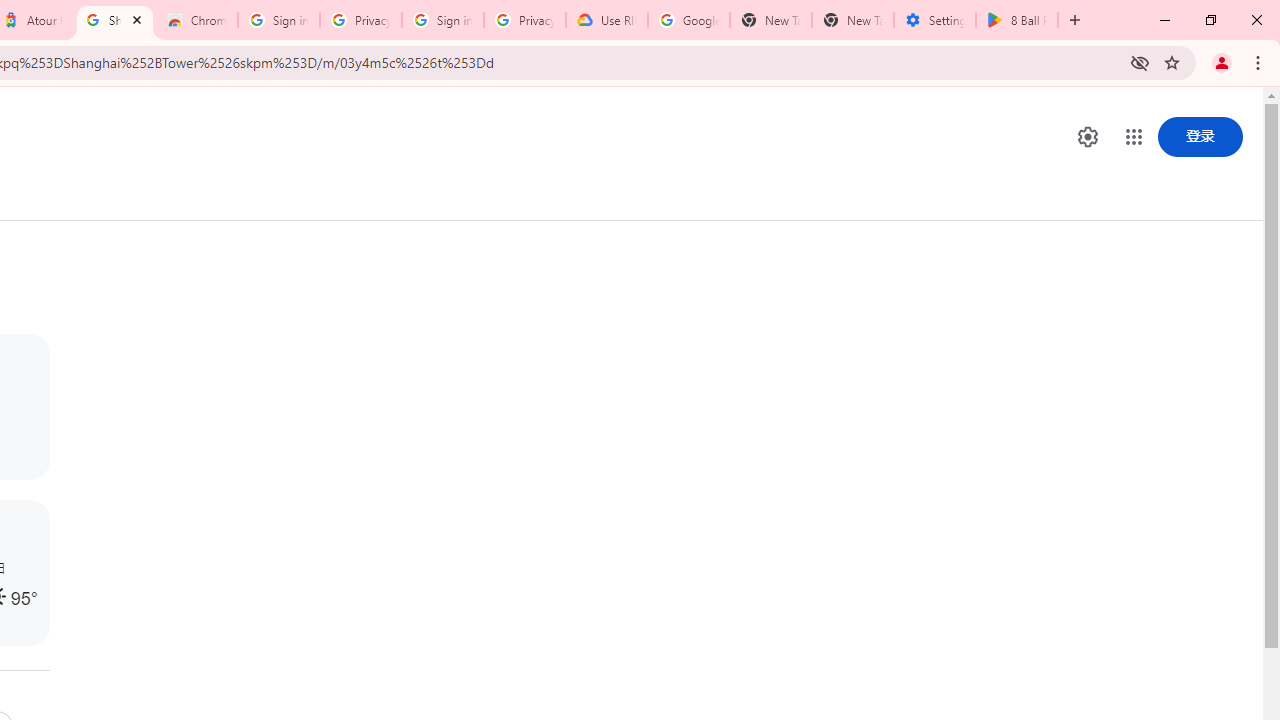 This screenshot has height=720, width=1280. I want to click on 'Chrome Web Store - Color themes by Chrome', so click(197, 20).